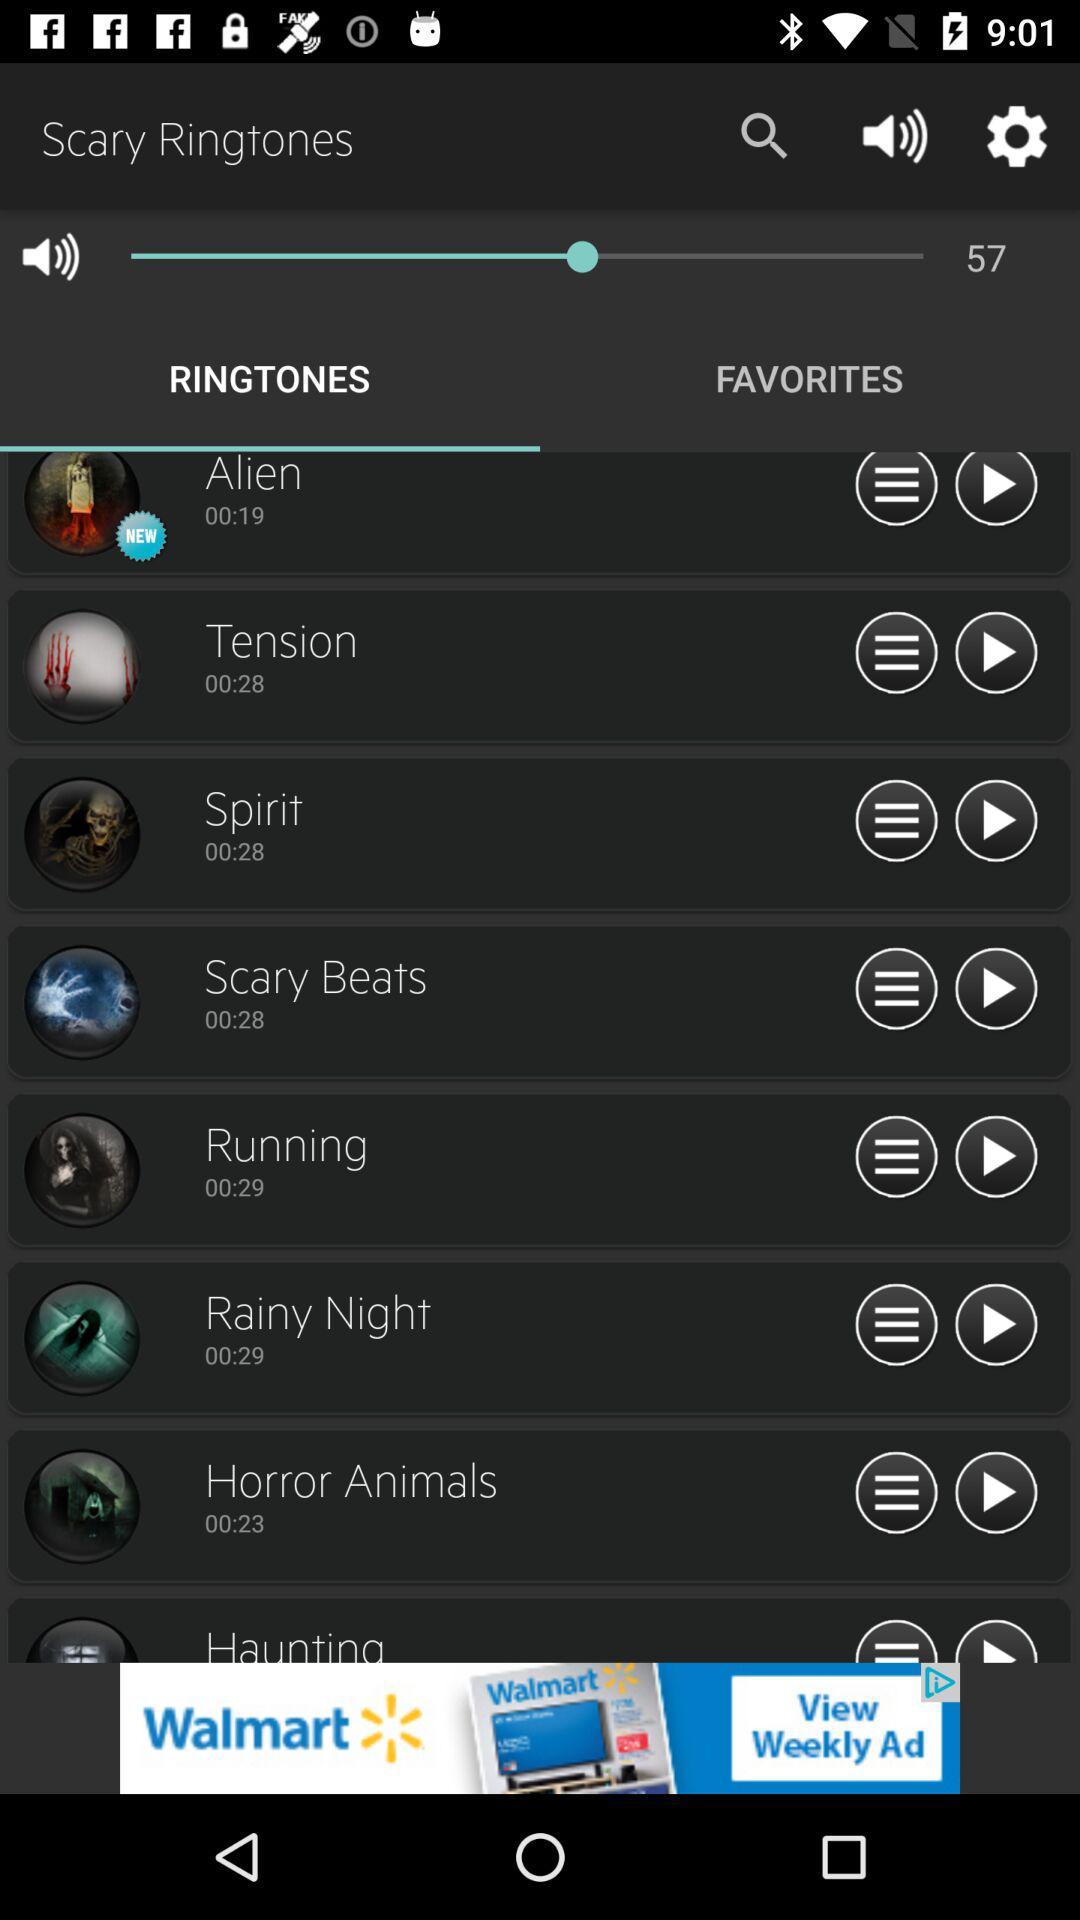 The image size is (1080, 1920). Describe the element at coordinates (80, 835) in the screenshot. I see `artist` at that location.